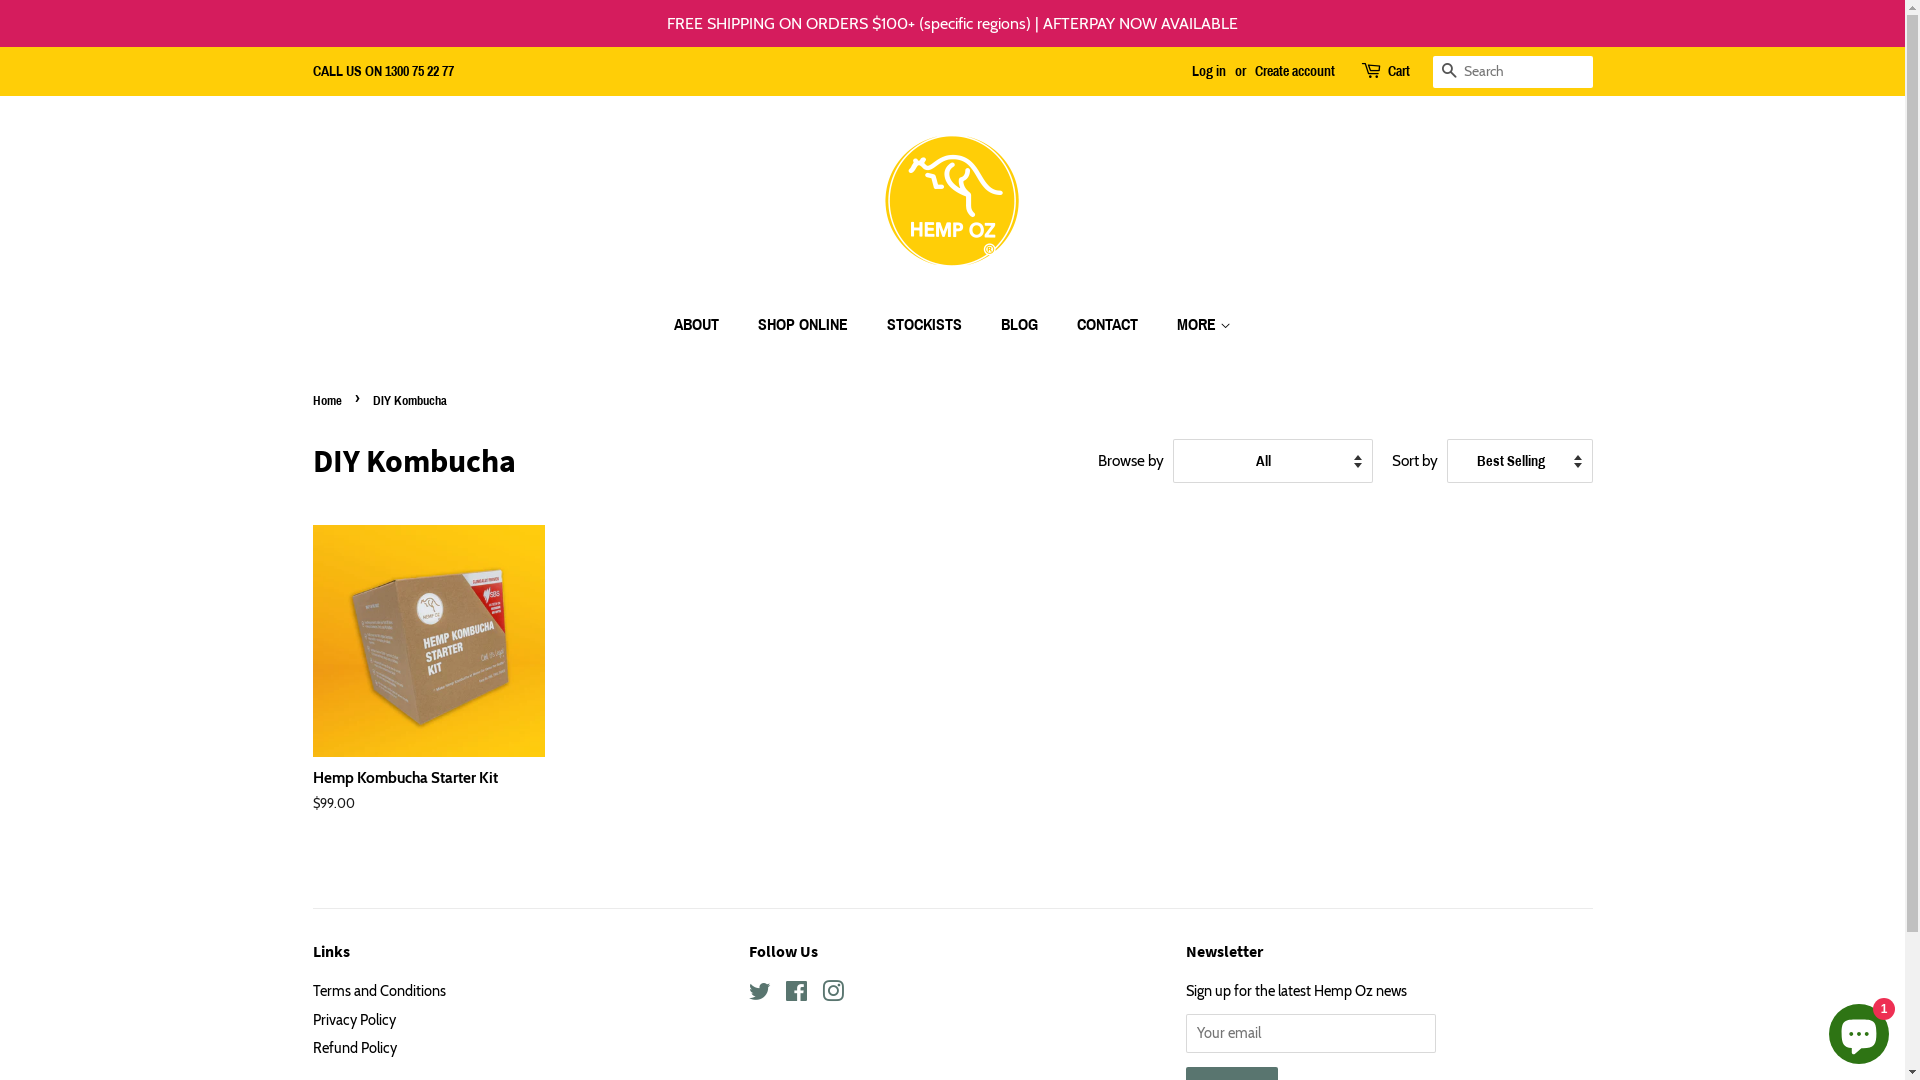  I want to click on 'Twitter', so click(758, 995).